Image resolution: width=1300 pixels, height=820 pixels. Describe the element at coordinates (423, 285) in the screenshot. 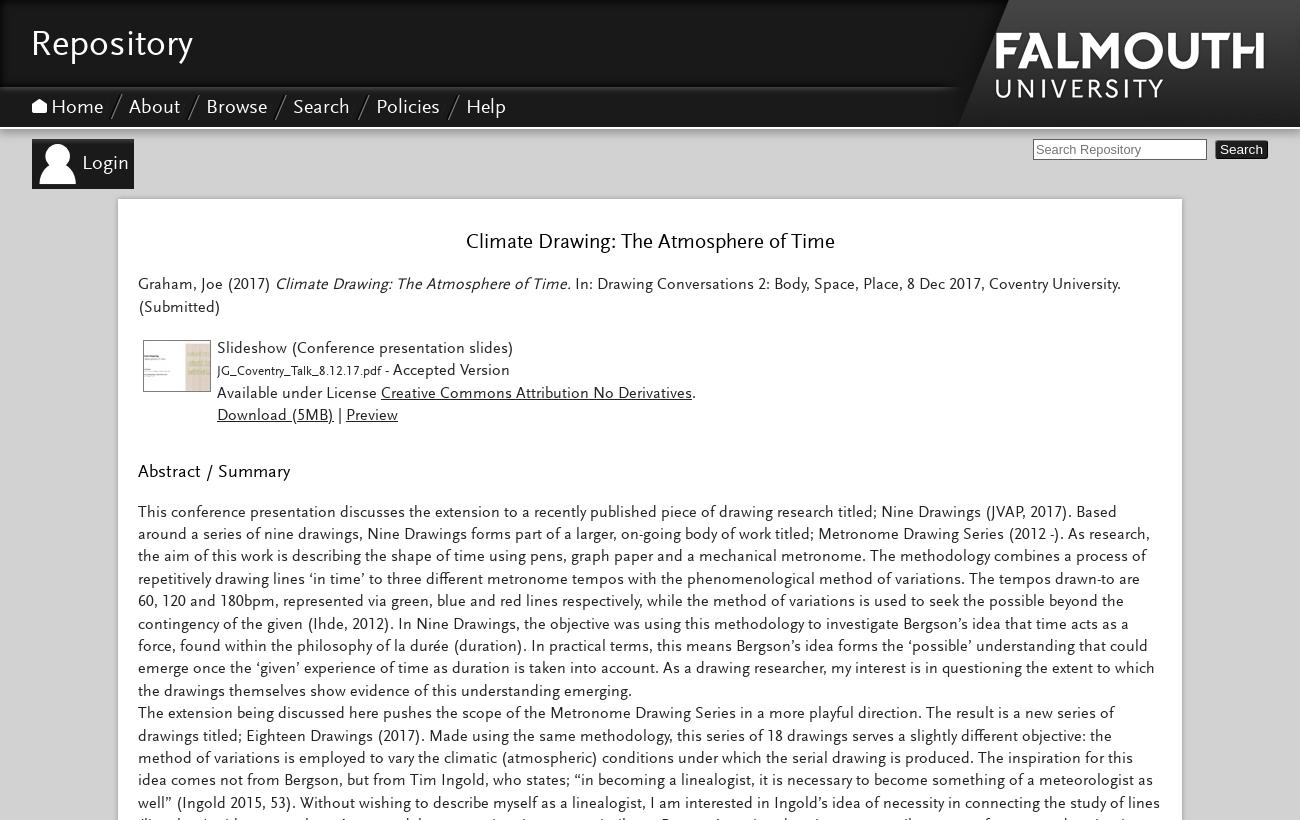

I see `'Climate Drawing: The Atmosphere of Time.'` at that location.